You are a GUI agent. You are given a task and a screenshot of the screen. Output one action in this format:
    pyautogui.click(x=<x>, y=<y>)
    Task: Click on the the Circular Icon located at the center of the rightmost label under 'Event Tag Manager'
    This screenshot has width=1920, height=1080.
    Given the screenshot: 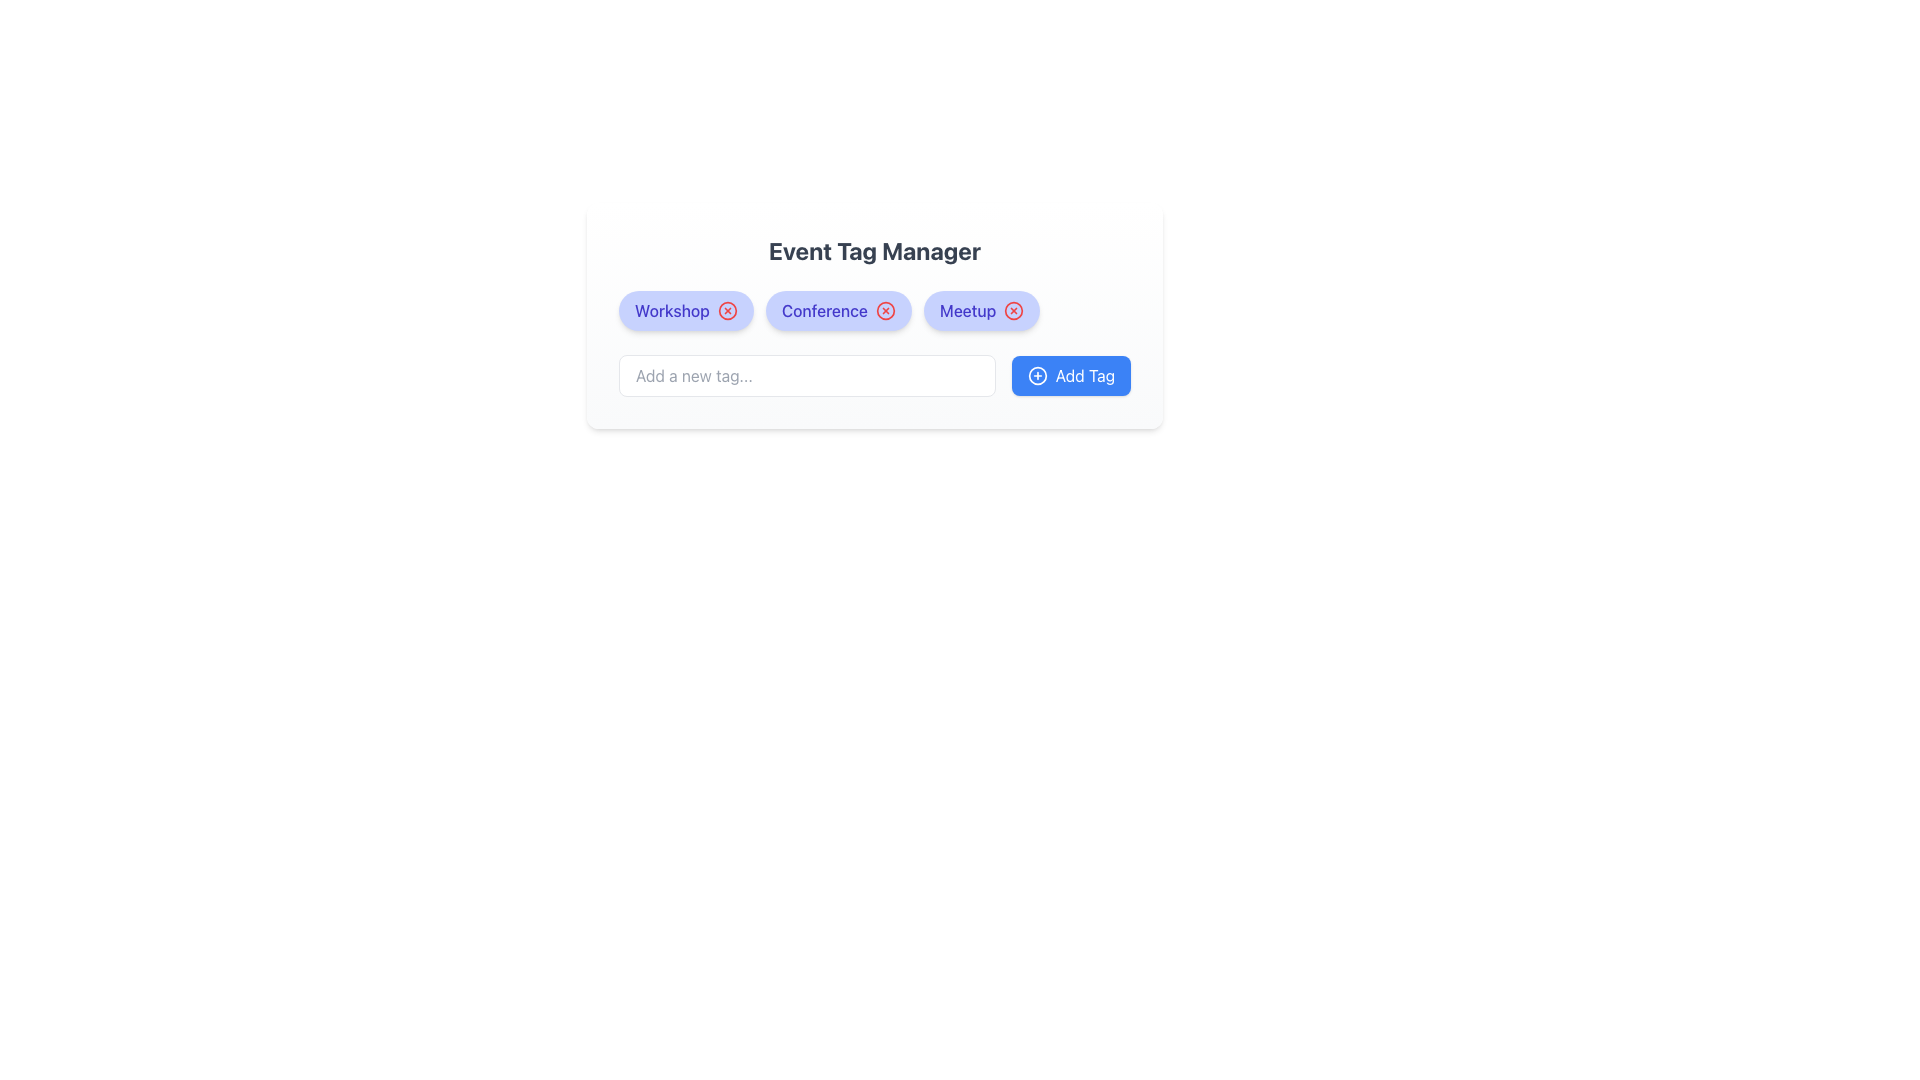 What is the action you would take?
    pyautogui.click(x=1014, y=311)
    